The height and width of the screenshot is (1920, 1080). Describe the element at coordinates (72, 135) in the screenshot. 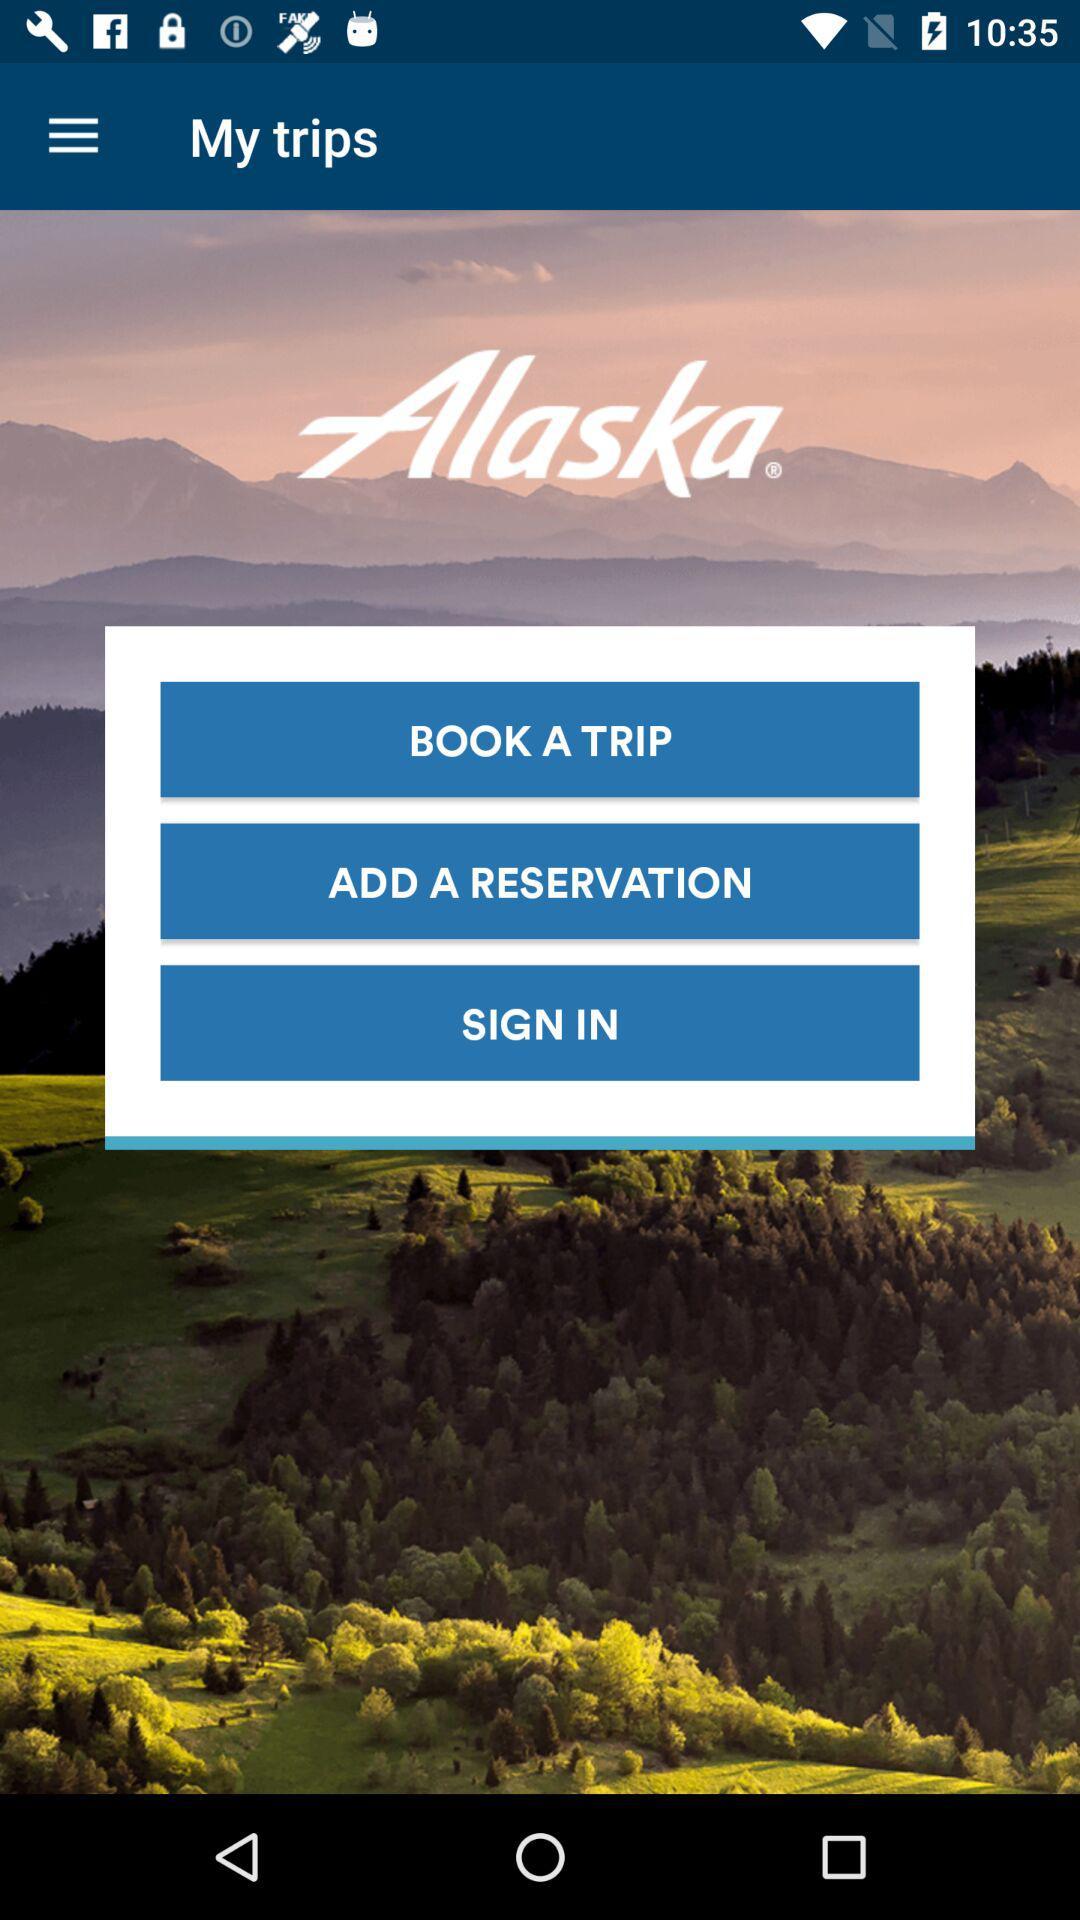

I see `the item to the left of the my trips item` at that location.